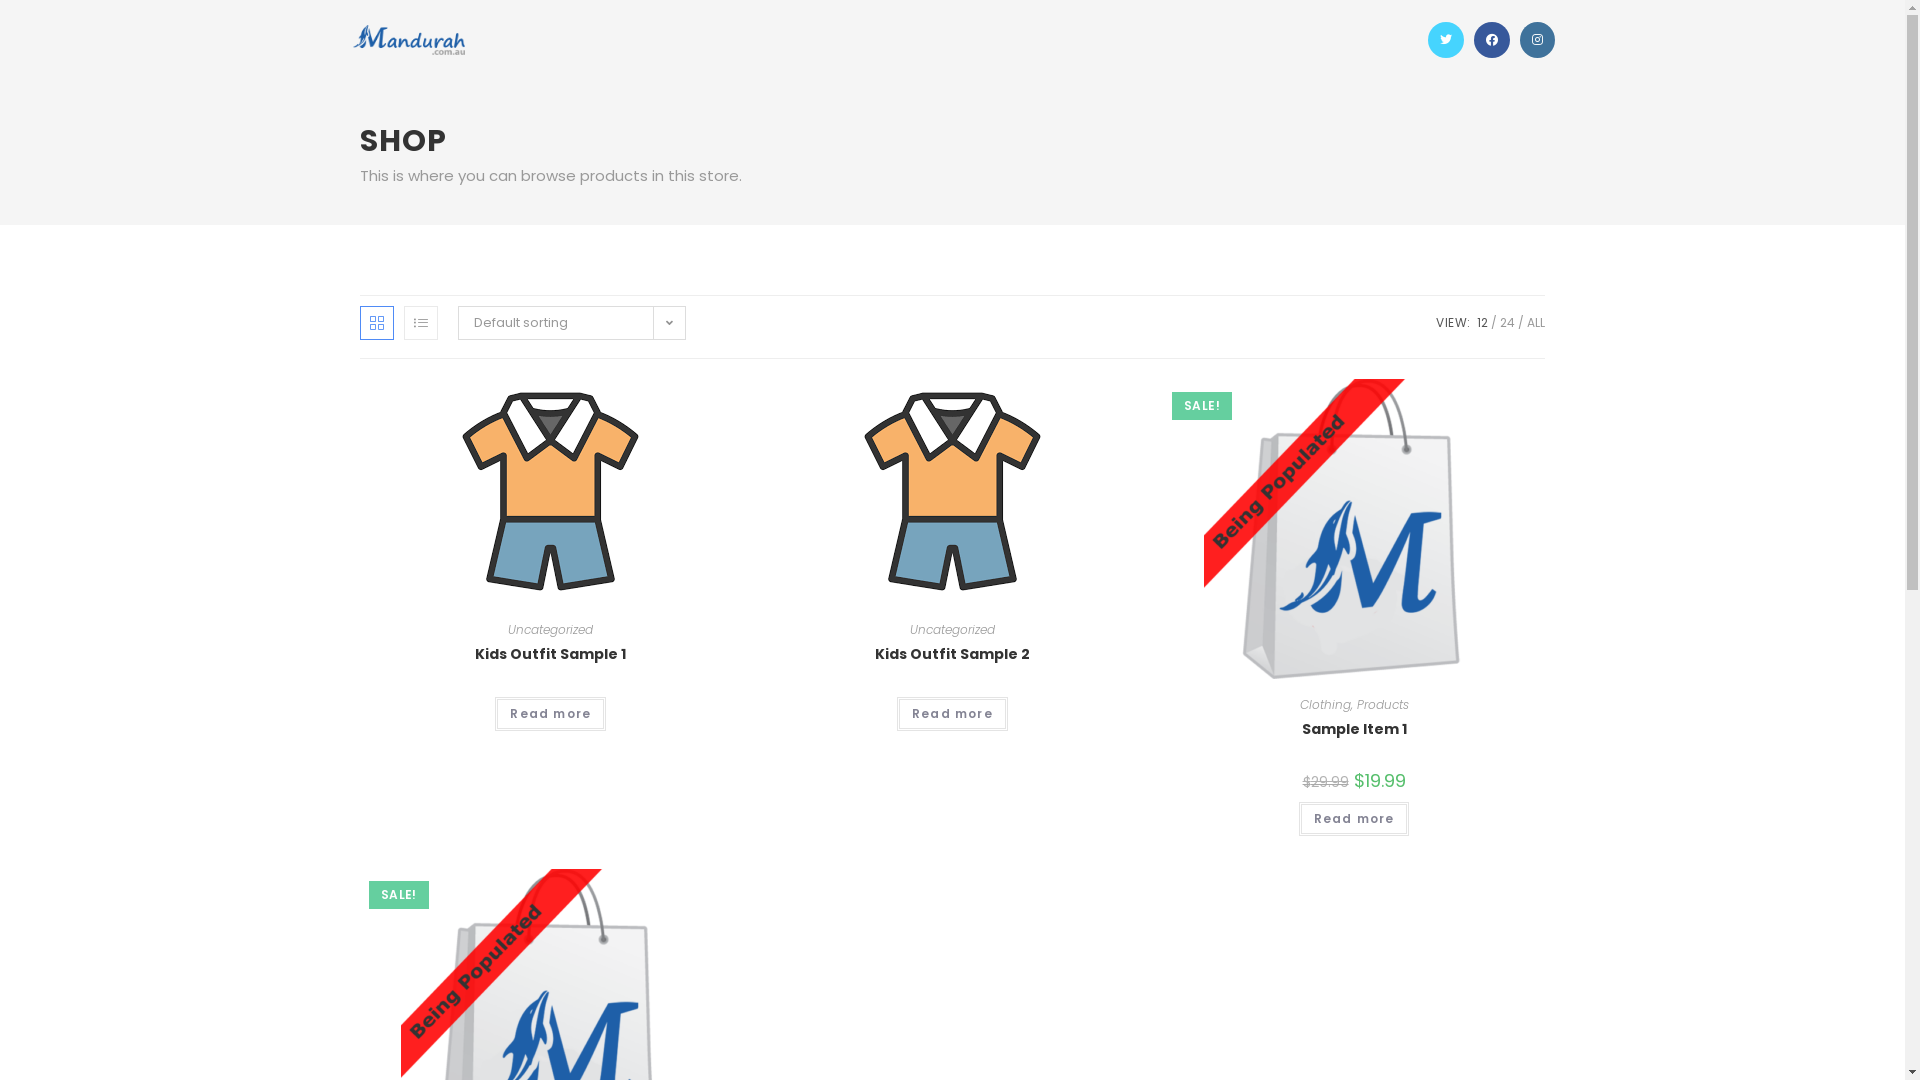  Describe the element at coordinates (377, 322) in the screenshot. I see `'Grid view'` at that location.